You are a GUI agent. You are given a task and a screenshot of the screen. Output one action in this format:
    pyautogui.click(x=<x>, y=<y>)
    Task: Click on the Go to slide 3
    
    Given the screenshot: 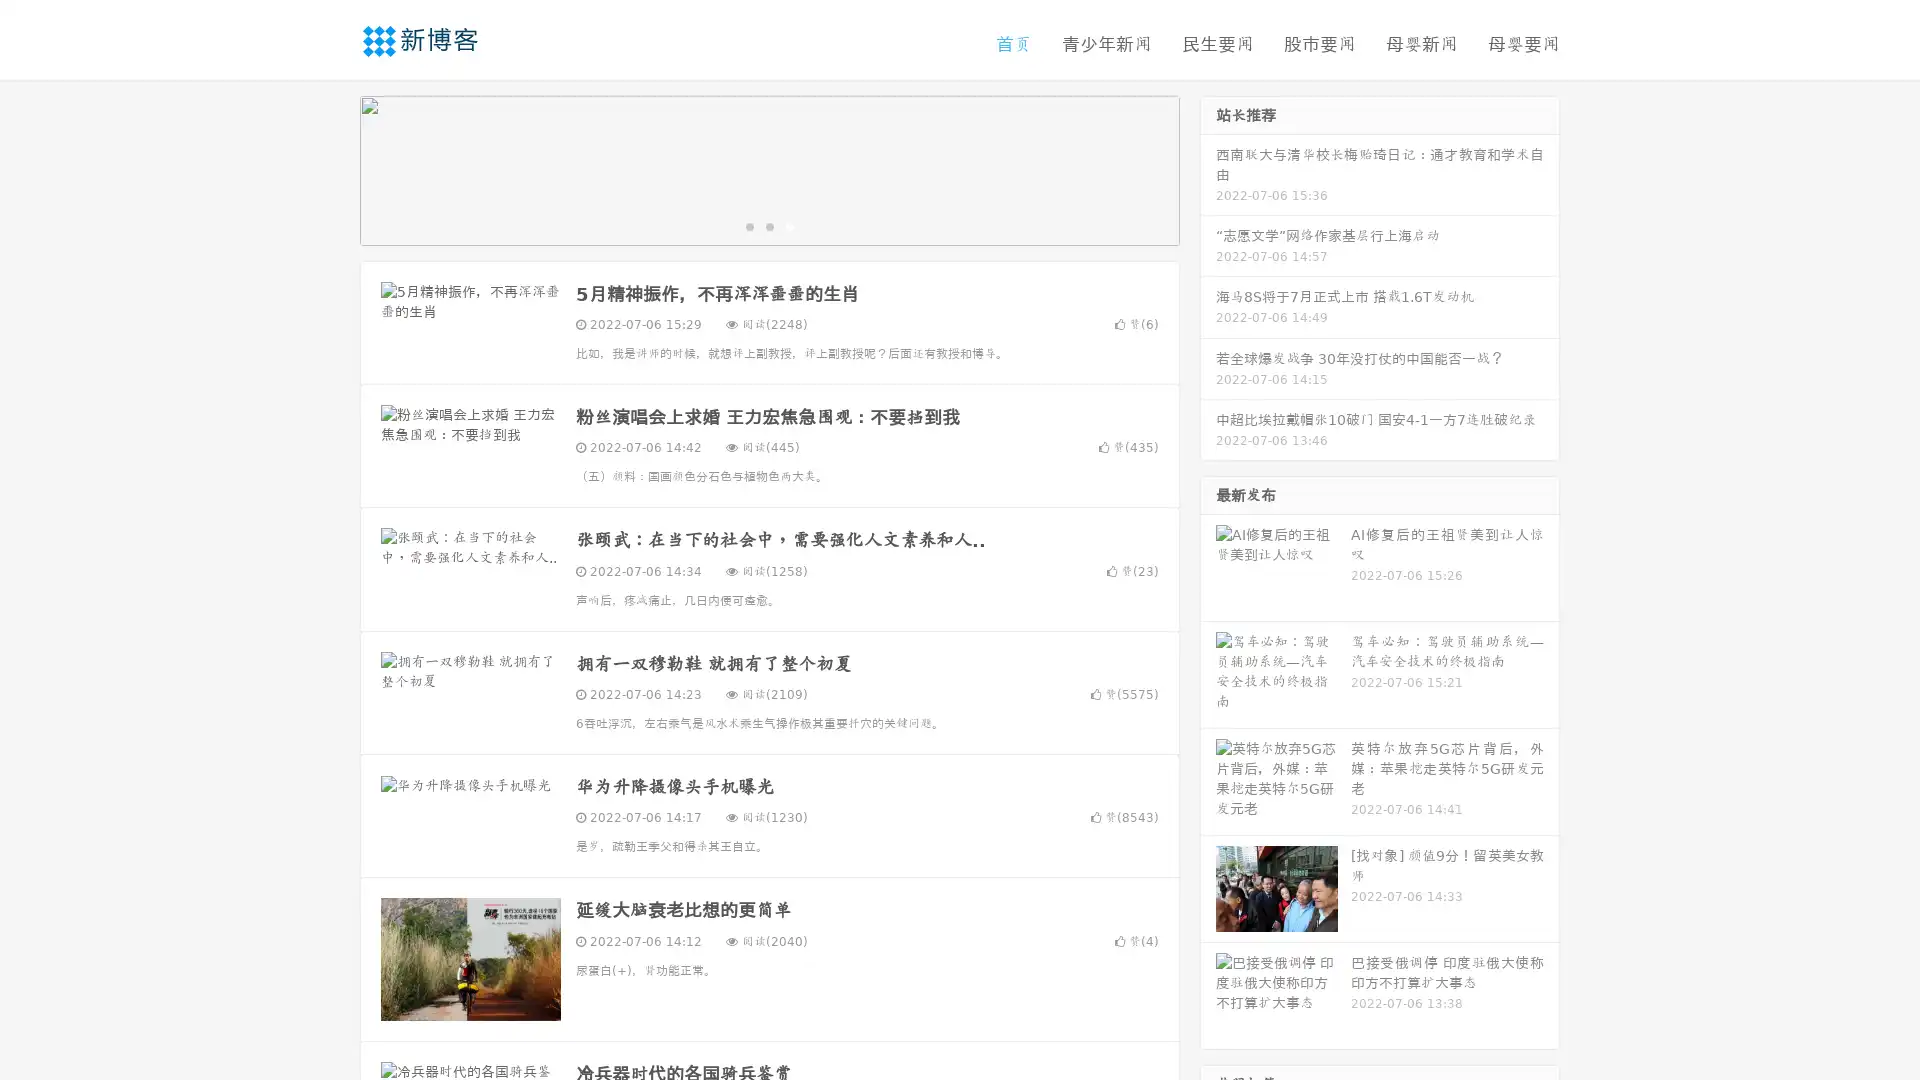 What is the action you would take?
    pyautogui.click(x=789, y=225)
    